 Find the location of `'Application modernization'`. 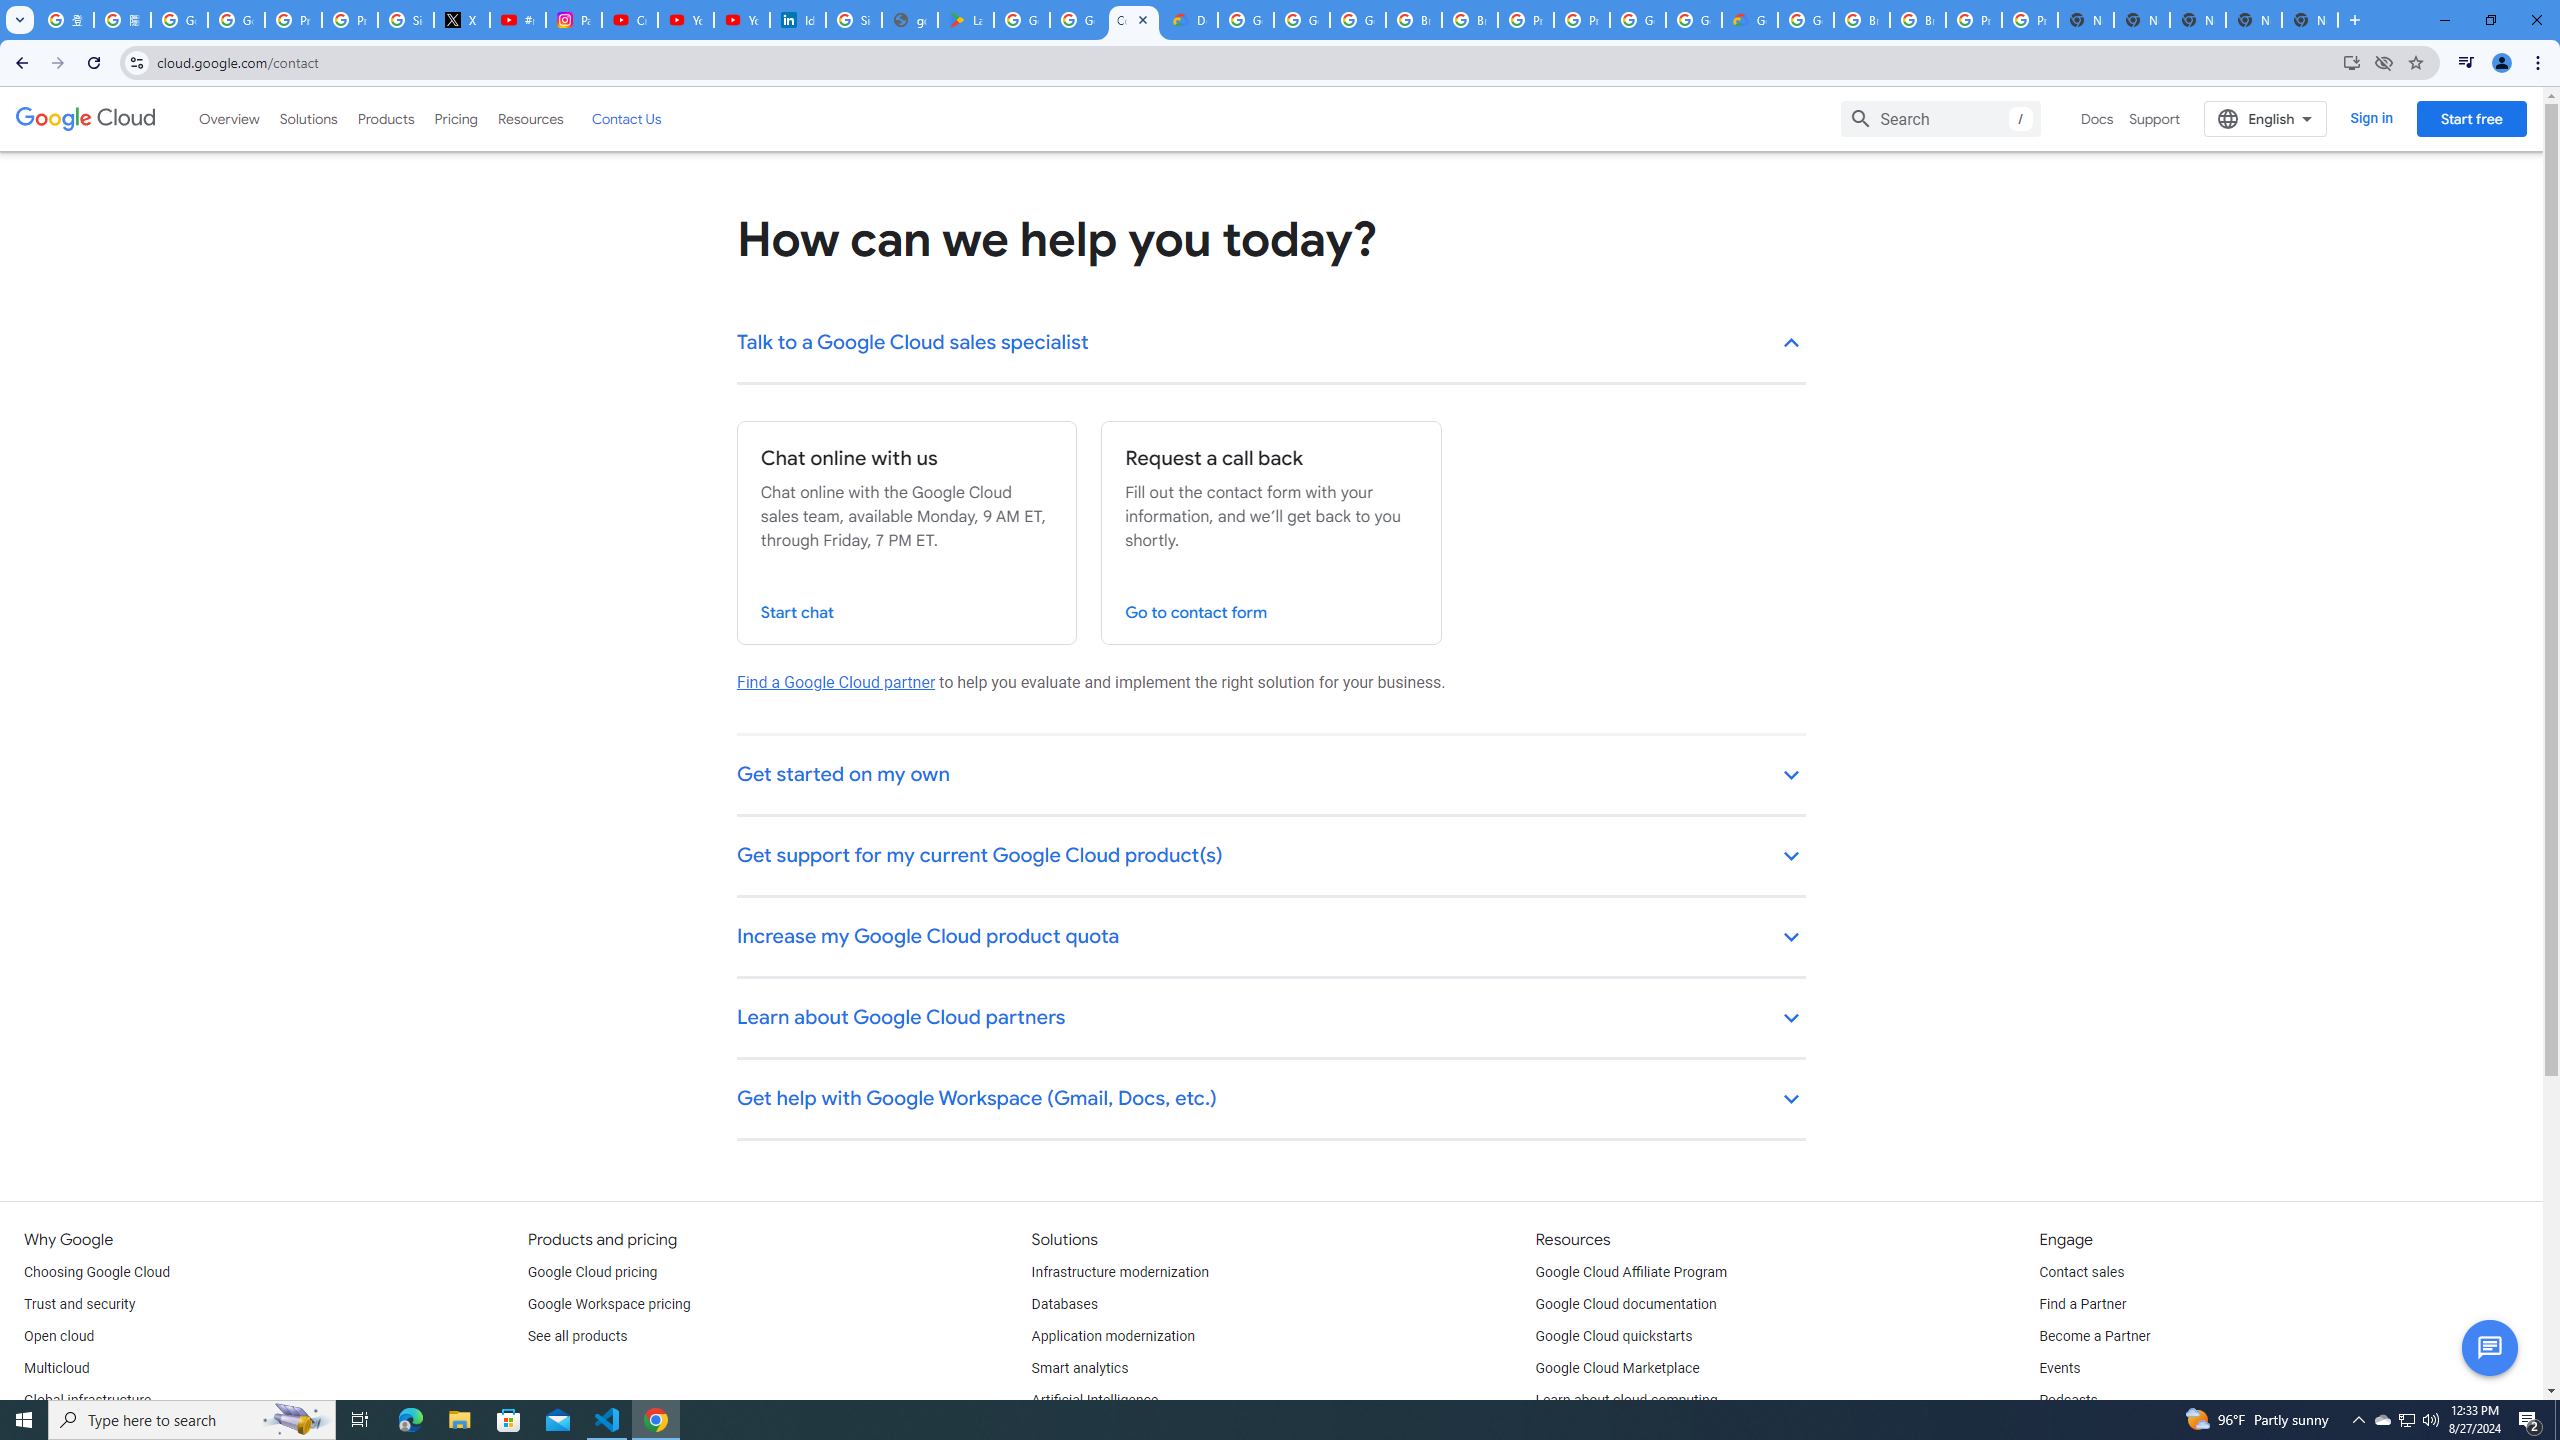

'Application modernization' is located at coordinates (1112, 1336).